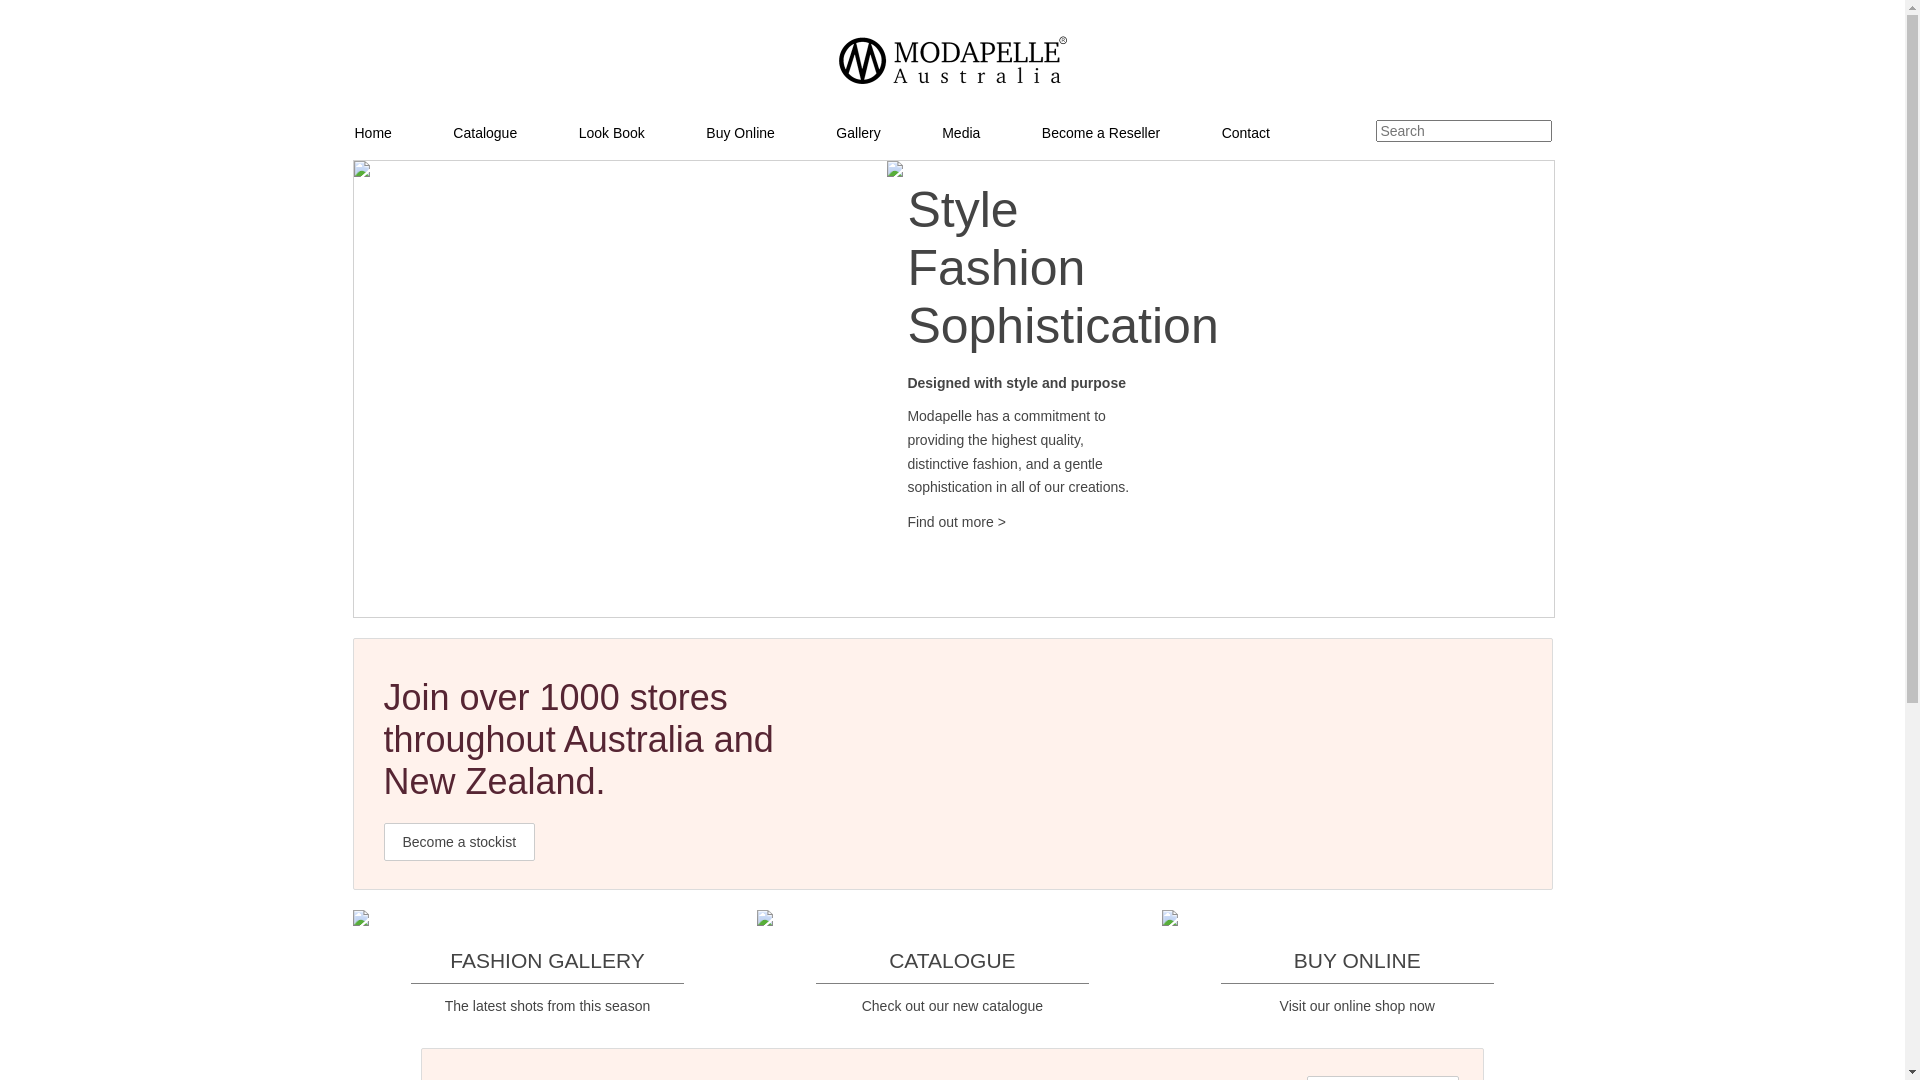 Image resolution: width=1920 pixels, height=1080 pixels. What do you see at coordinates (705, 132) in the screenshot?
I see `'Buy Online'` at bounding box center [705, 132].